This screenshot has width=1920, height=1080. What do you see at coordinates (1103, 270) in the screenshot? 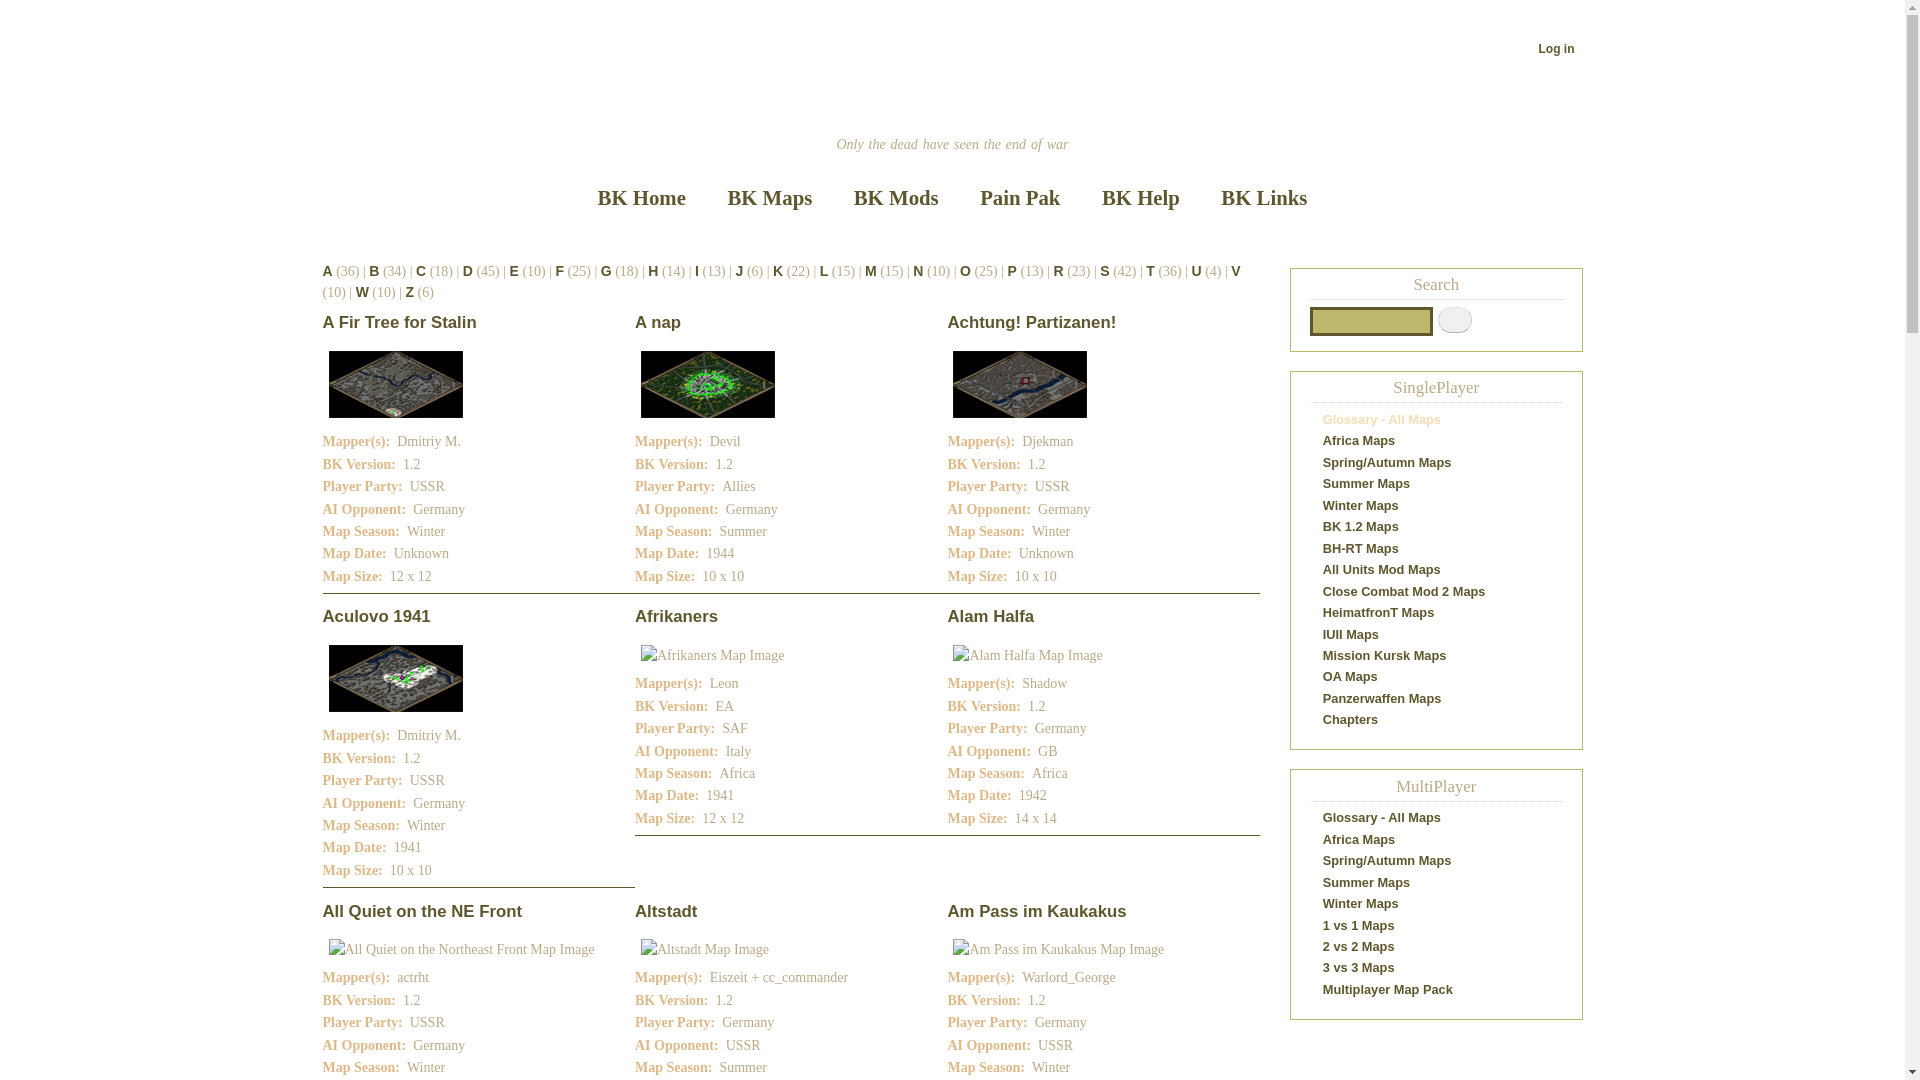
I see `'S'` at bounding box center [1103, 270].